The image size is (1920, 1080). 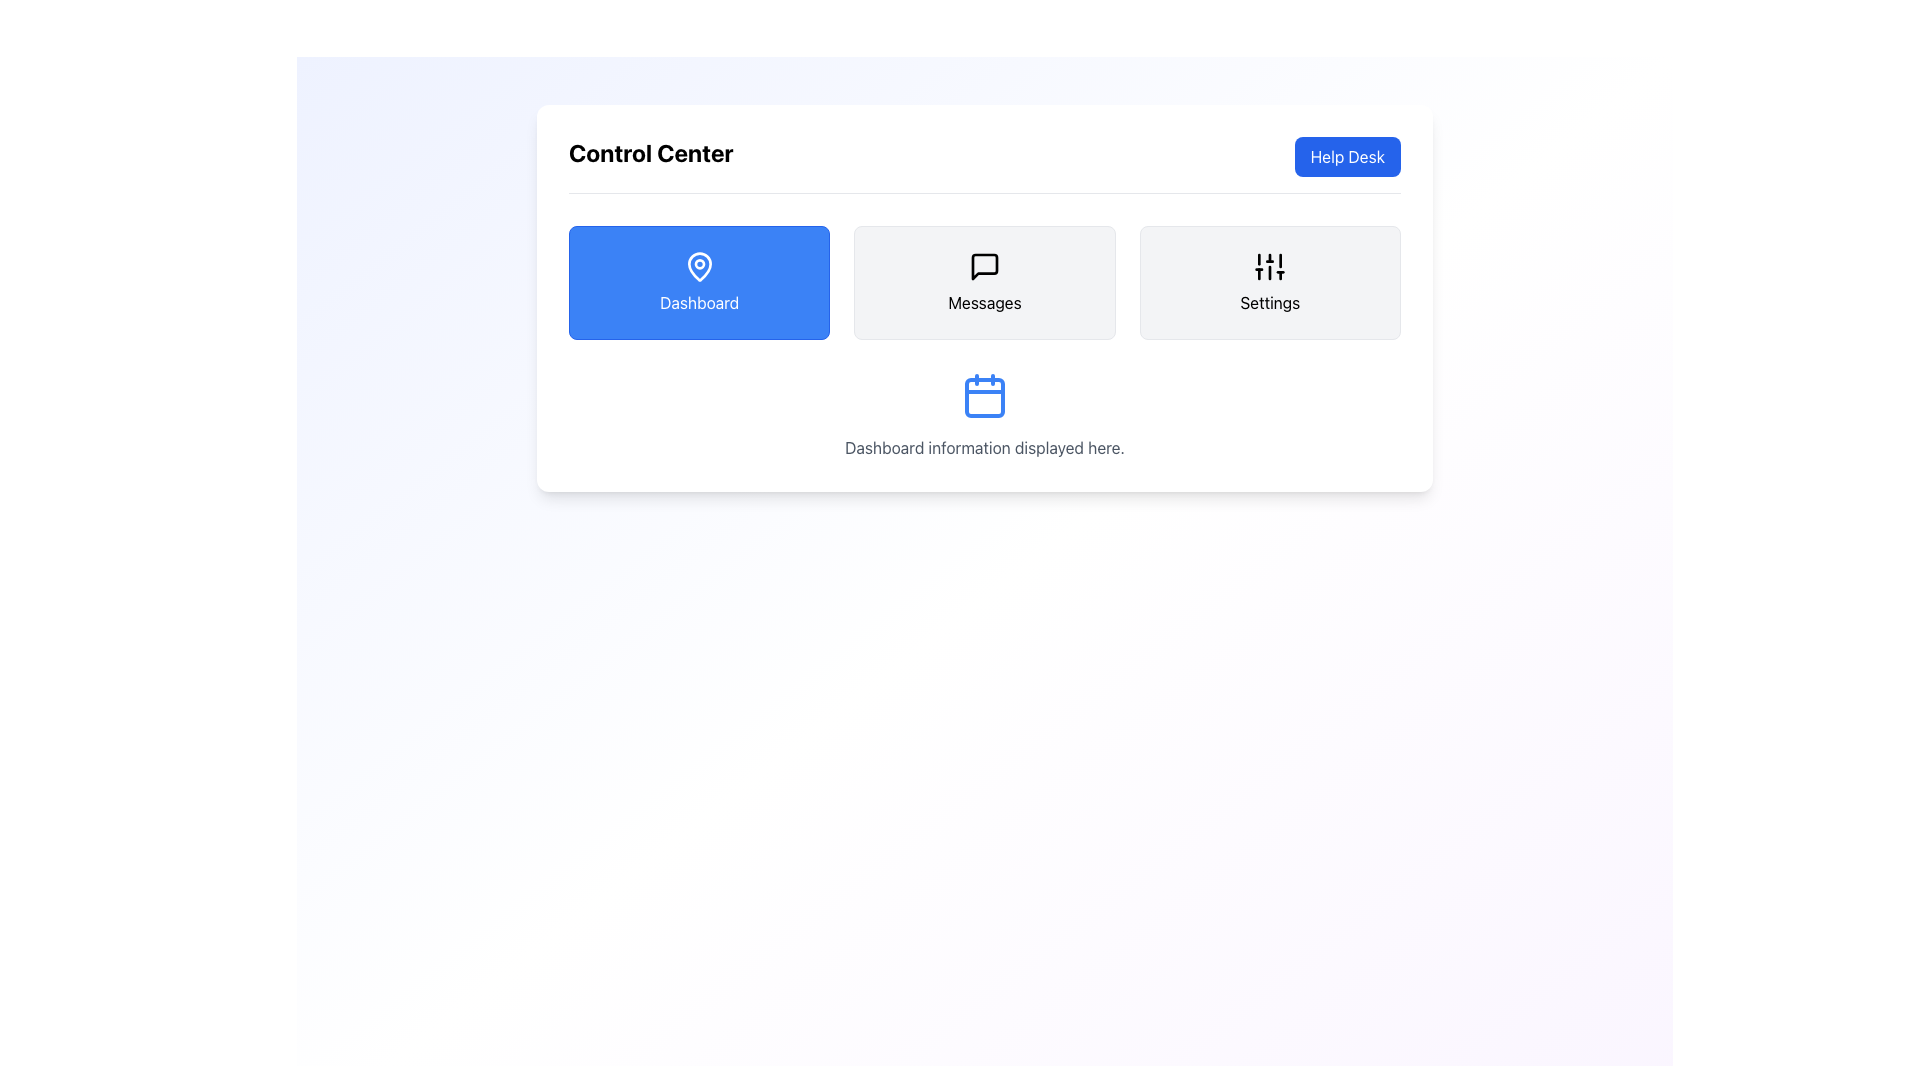 I want to click on the map pin icon that visually identifies the 'Dashboard' button, which is centrally located within the blue button labeled 'Dashboard' in the Control Center interface, so click(x=699, y=265).